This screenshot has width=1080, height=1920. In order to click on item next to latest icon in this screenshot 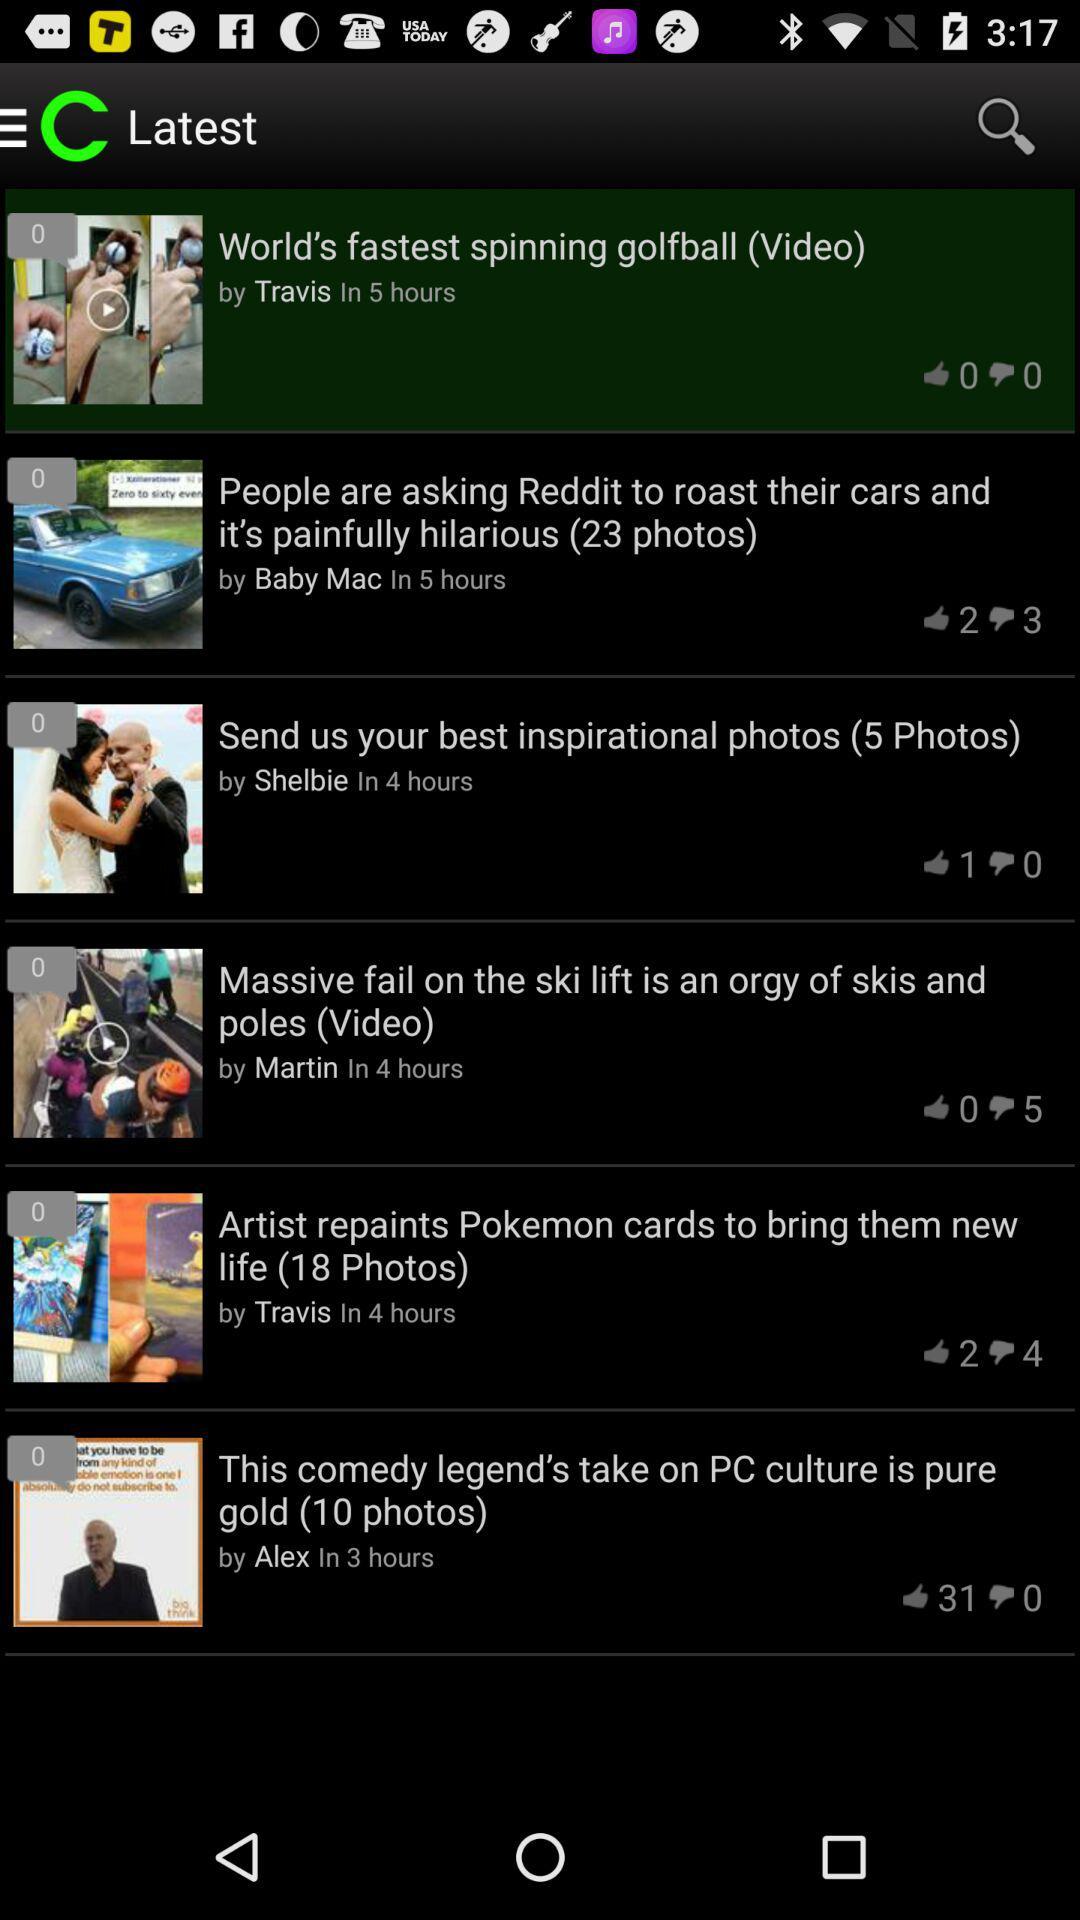, I will do `click(1006, 124)`.